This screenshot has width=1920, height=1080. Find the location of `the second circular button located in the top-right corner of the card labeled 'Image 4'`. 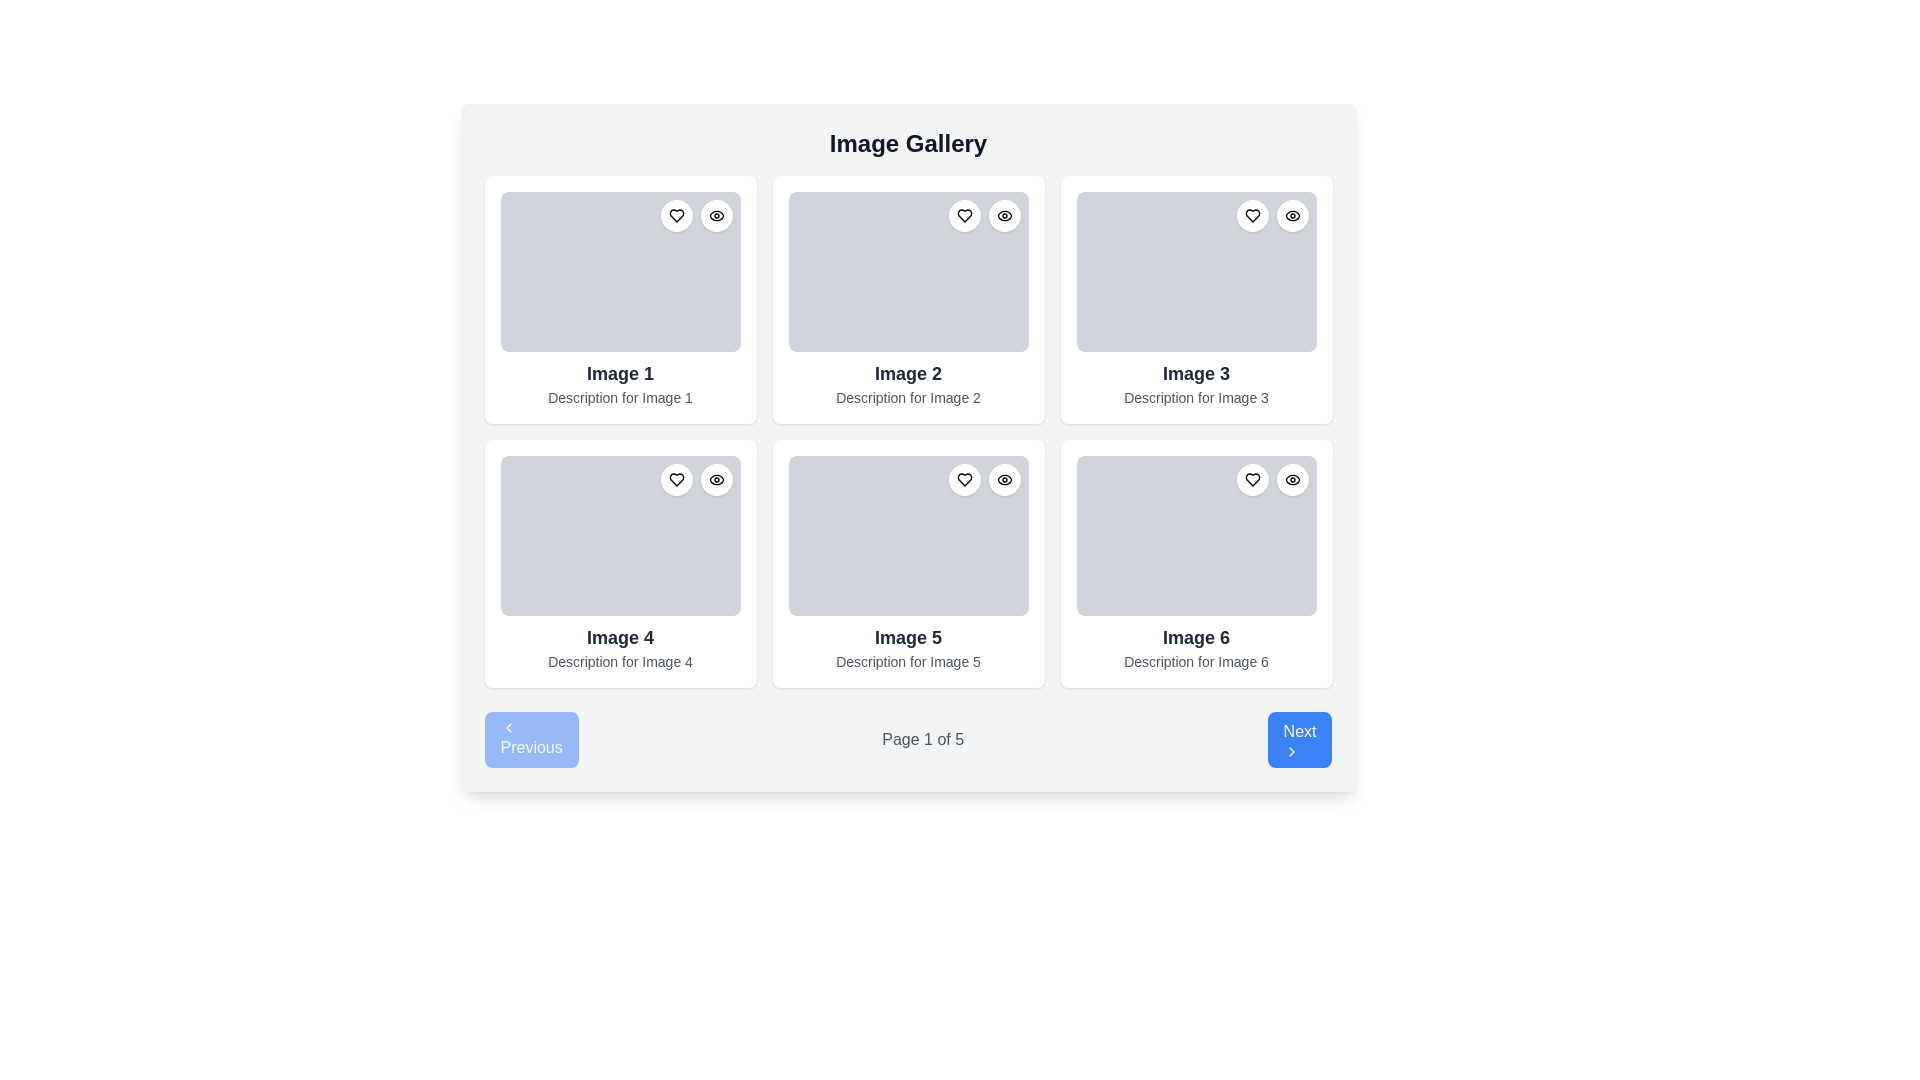

the second circular button located in the top-right corner of the card labeled 'Image 4' is located at coordinates (716, 479).